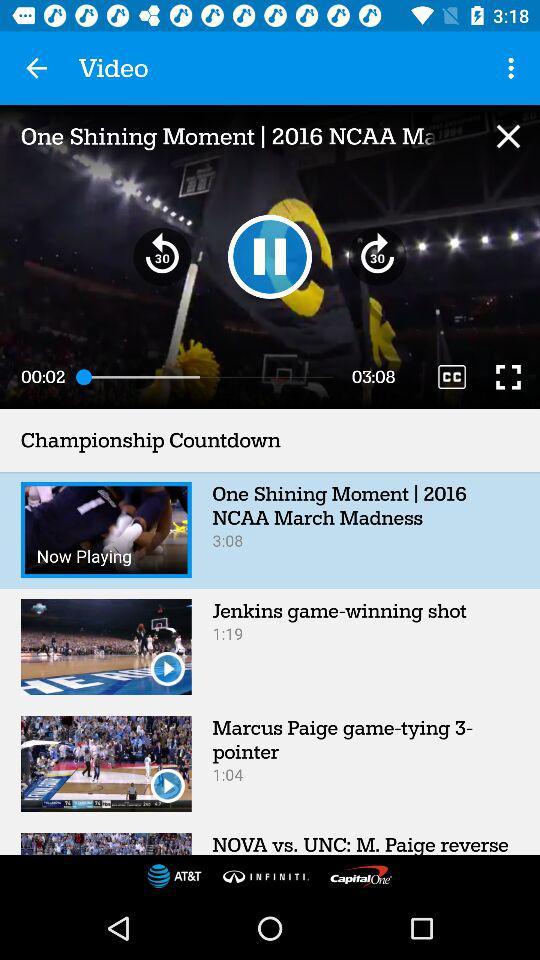  What do you see at coordinates (377, 255) in the screenshot?
I see `the av_forward icon` at bounding box center [377, 255].